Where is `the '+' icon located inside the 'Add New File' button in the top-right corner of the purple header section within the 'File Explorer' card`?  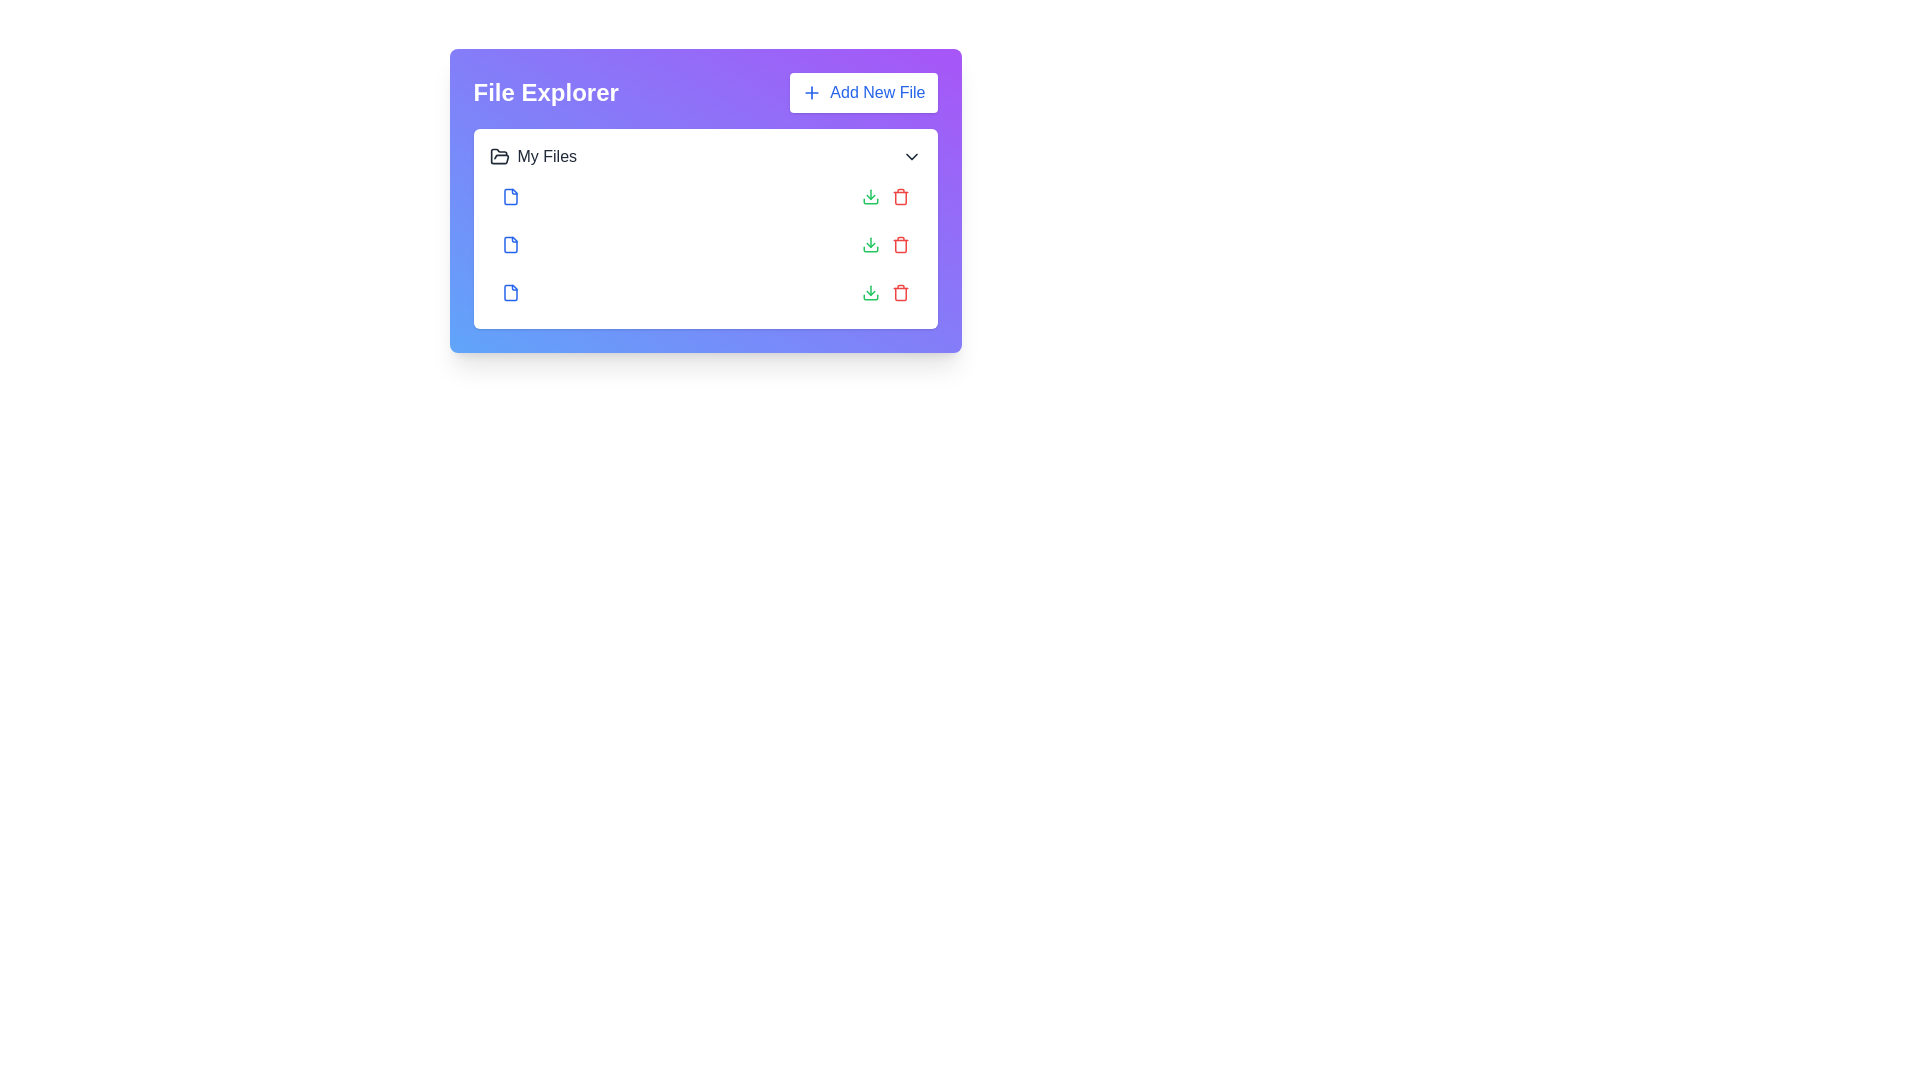
the '+' icon located inside the 'Add New File' button in the top-right corner of the purple header section within the 'File Explorer' card is located at coordinates (812, 92).